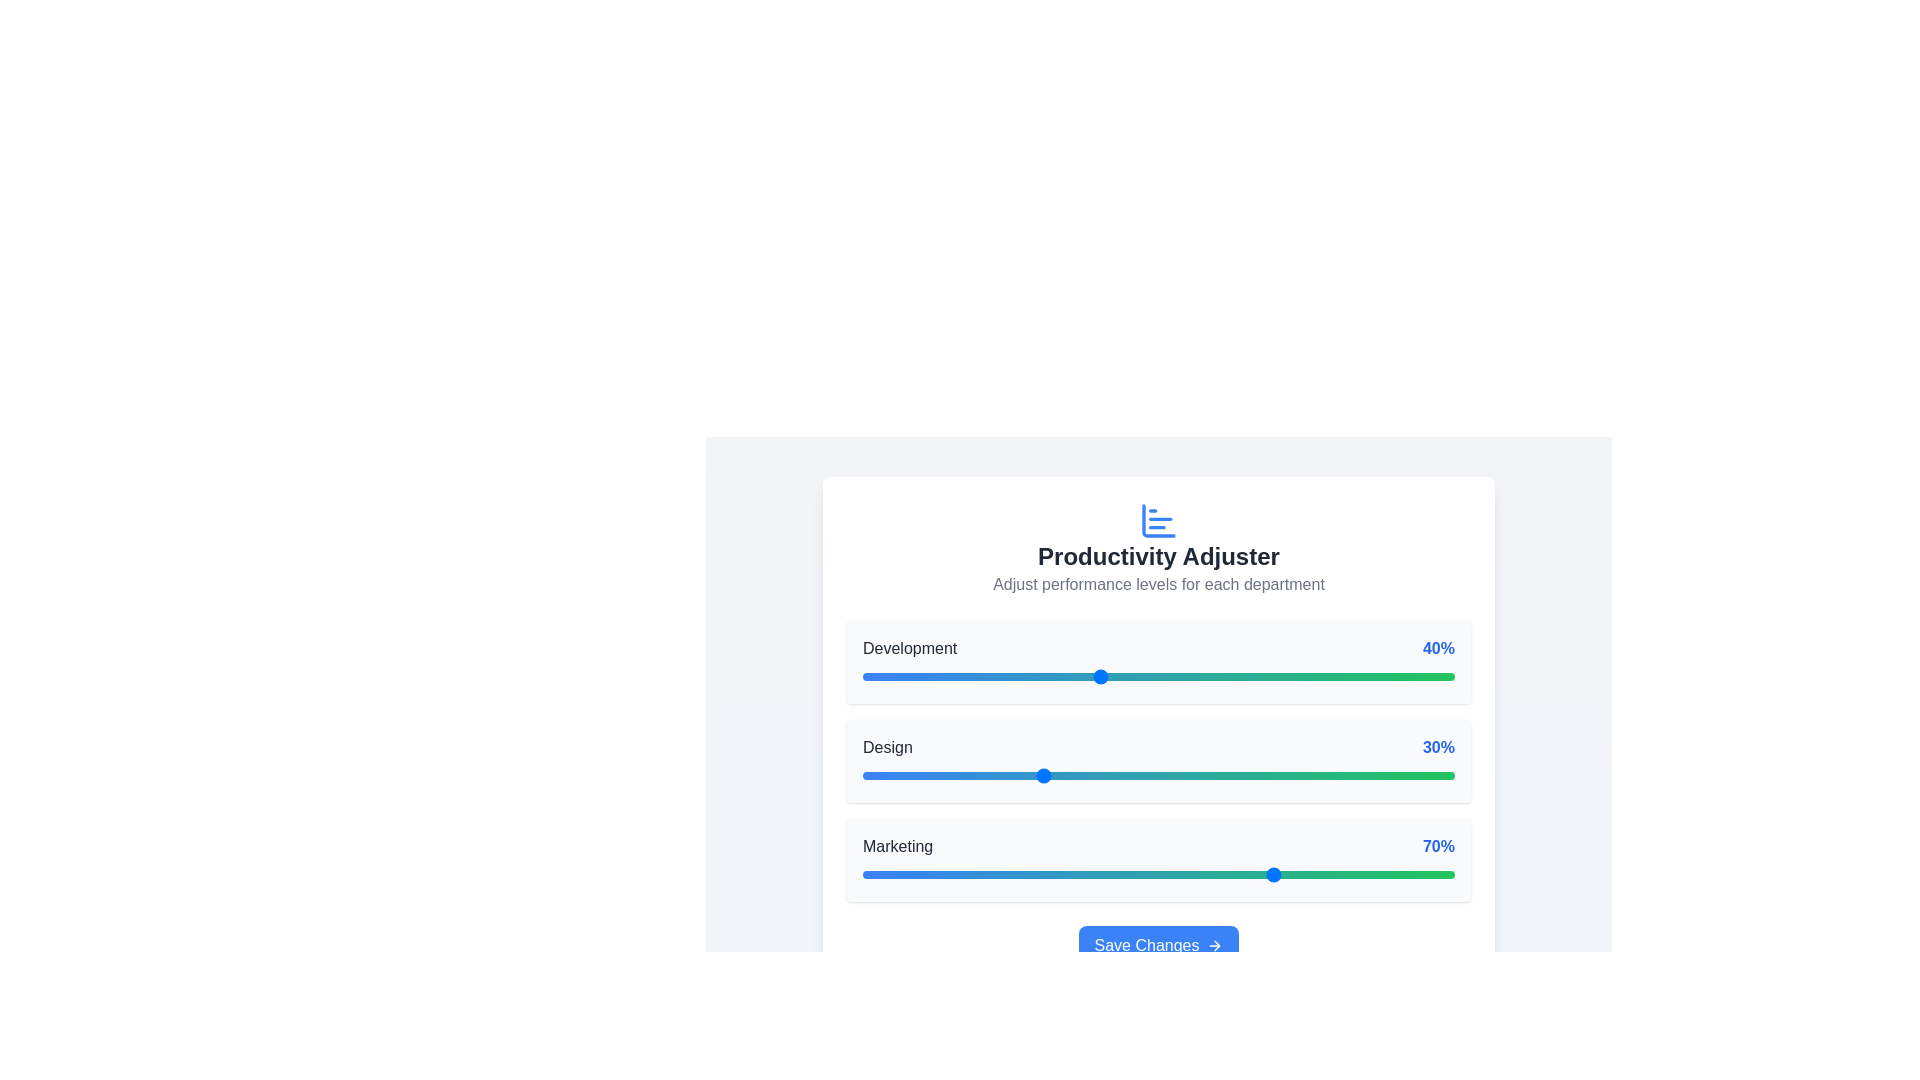  What do you see at coordinates (1158, 556) in the screenshot?
I see `the title text element that summarizes the purpose of its associated section, positioned between a bar chart icon above and descriptive text below` at bounding box center [1158, 556].